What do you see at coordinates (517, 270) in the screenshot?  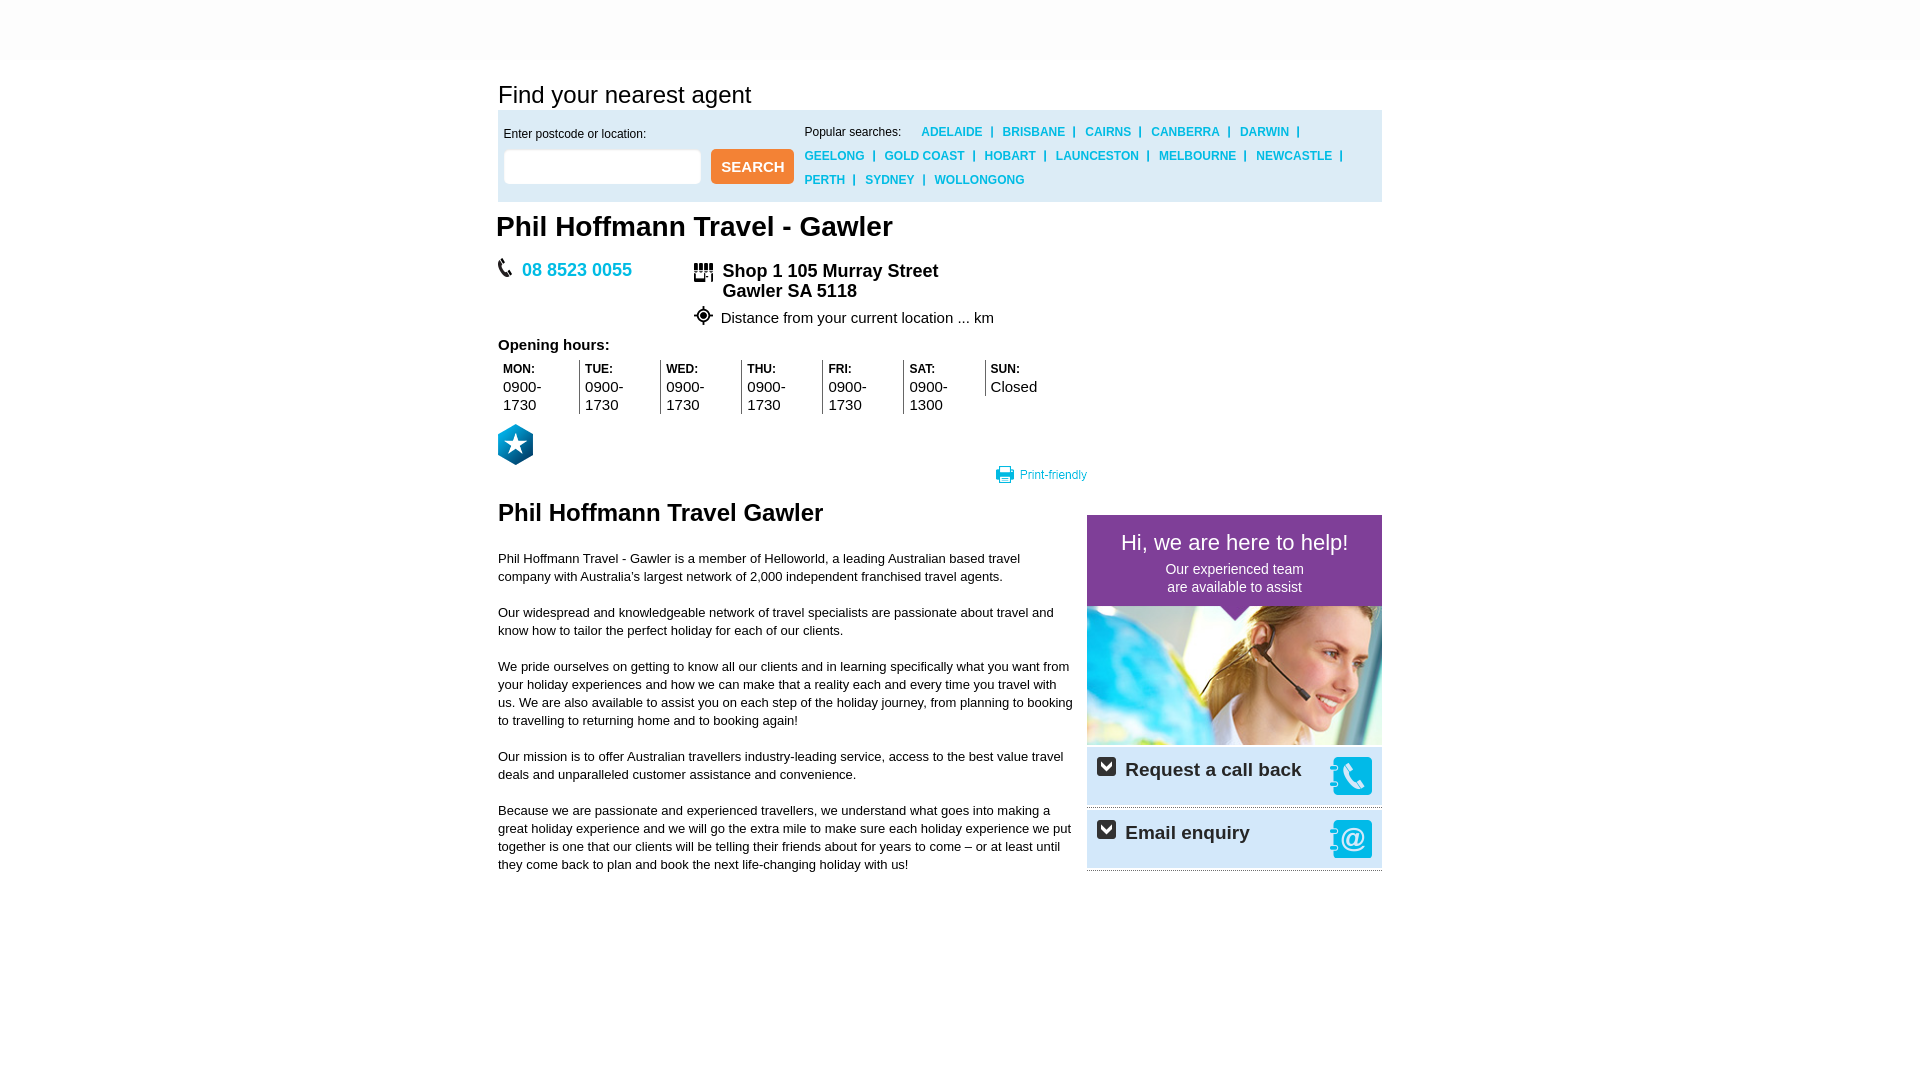 I see `'08 8523 0055'` at bounding box center [517, 270].